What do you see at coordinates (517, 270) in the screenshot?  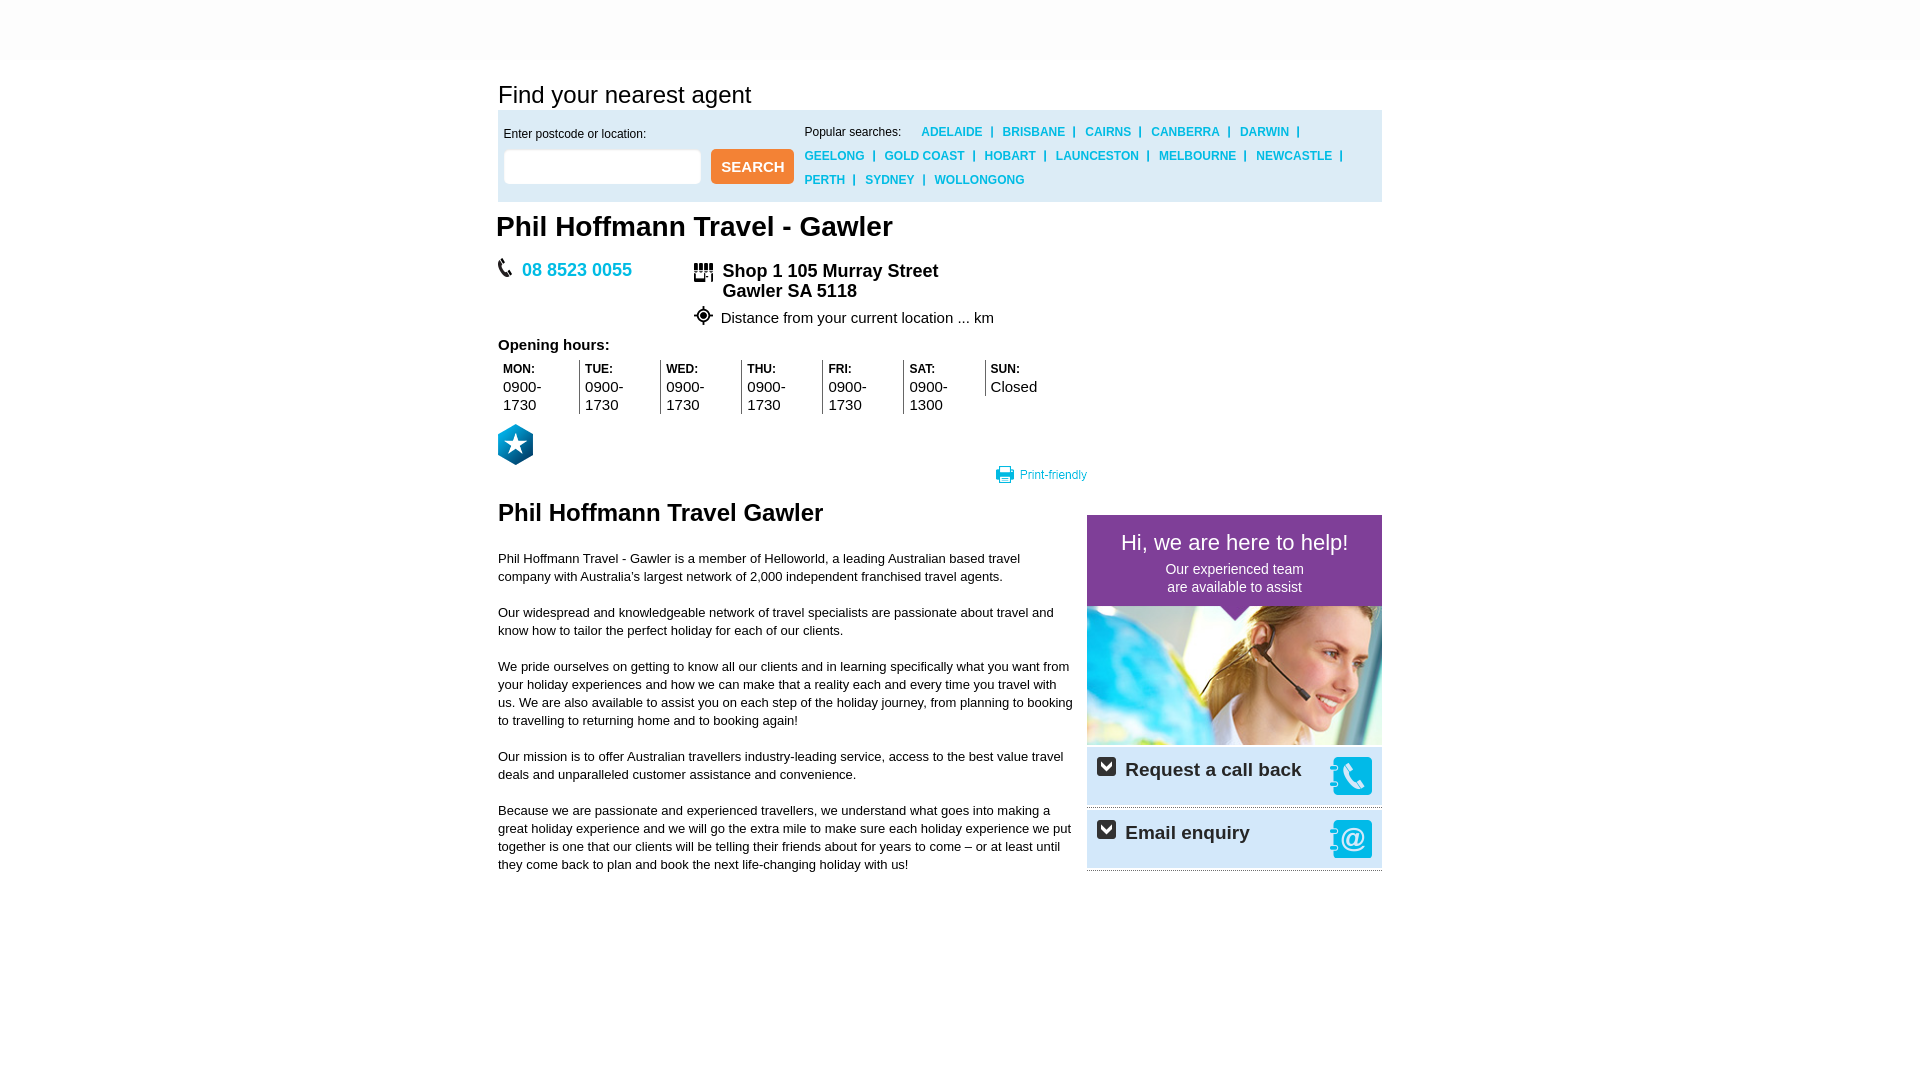 I see `'08 8523 0055'` at bounding box center [517, 270].